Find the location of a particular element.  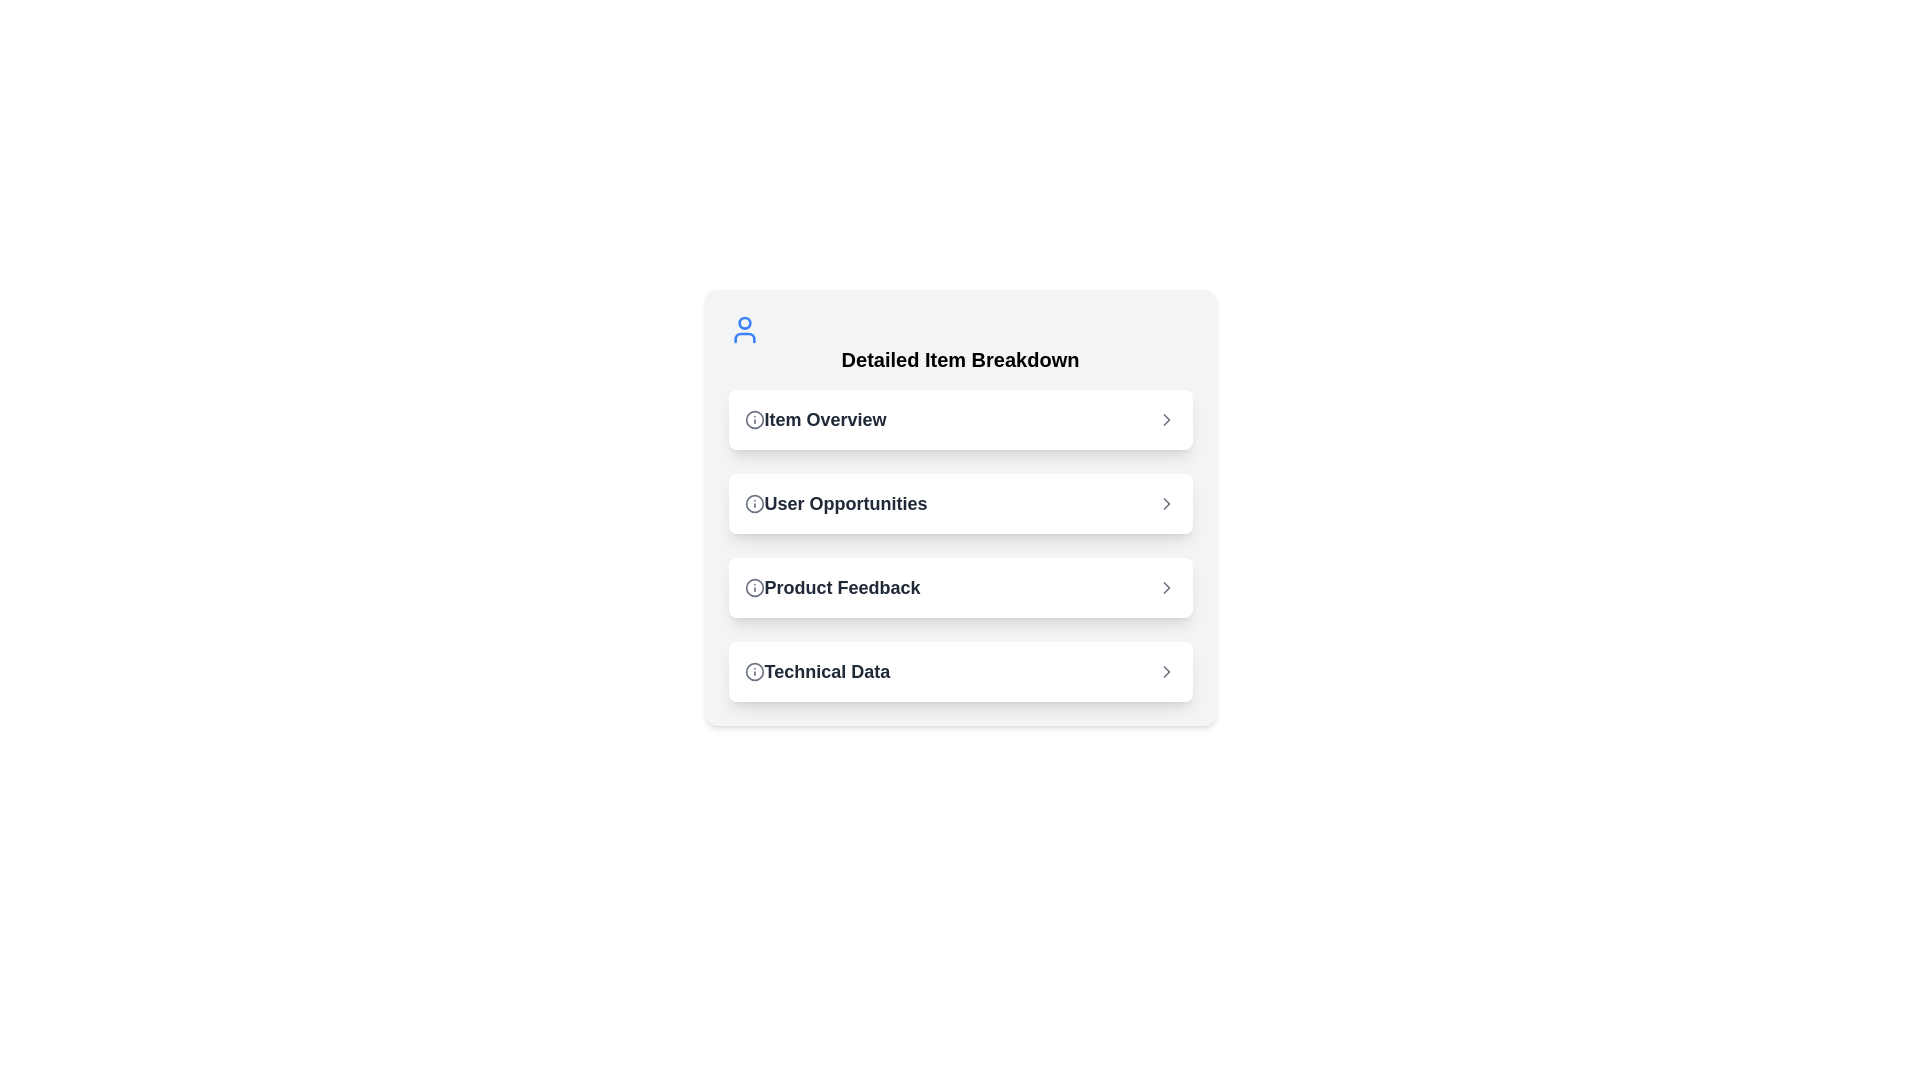

the right-pointing arrow icon located at the far right of the 'Item Overview' row is located at coordinates (1166, 419).